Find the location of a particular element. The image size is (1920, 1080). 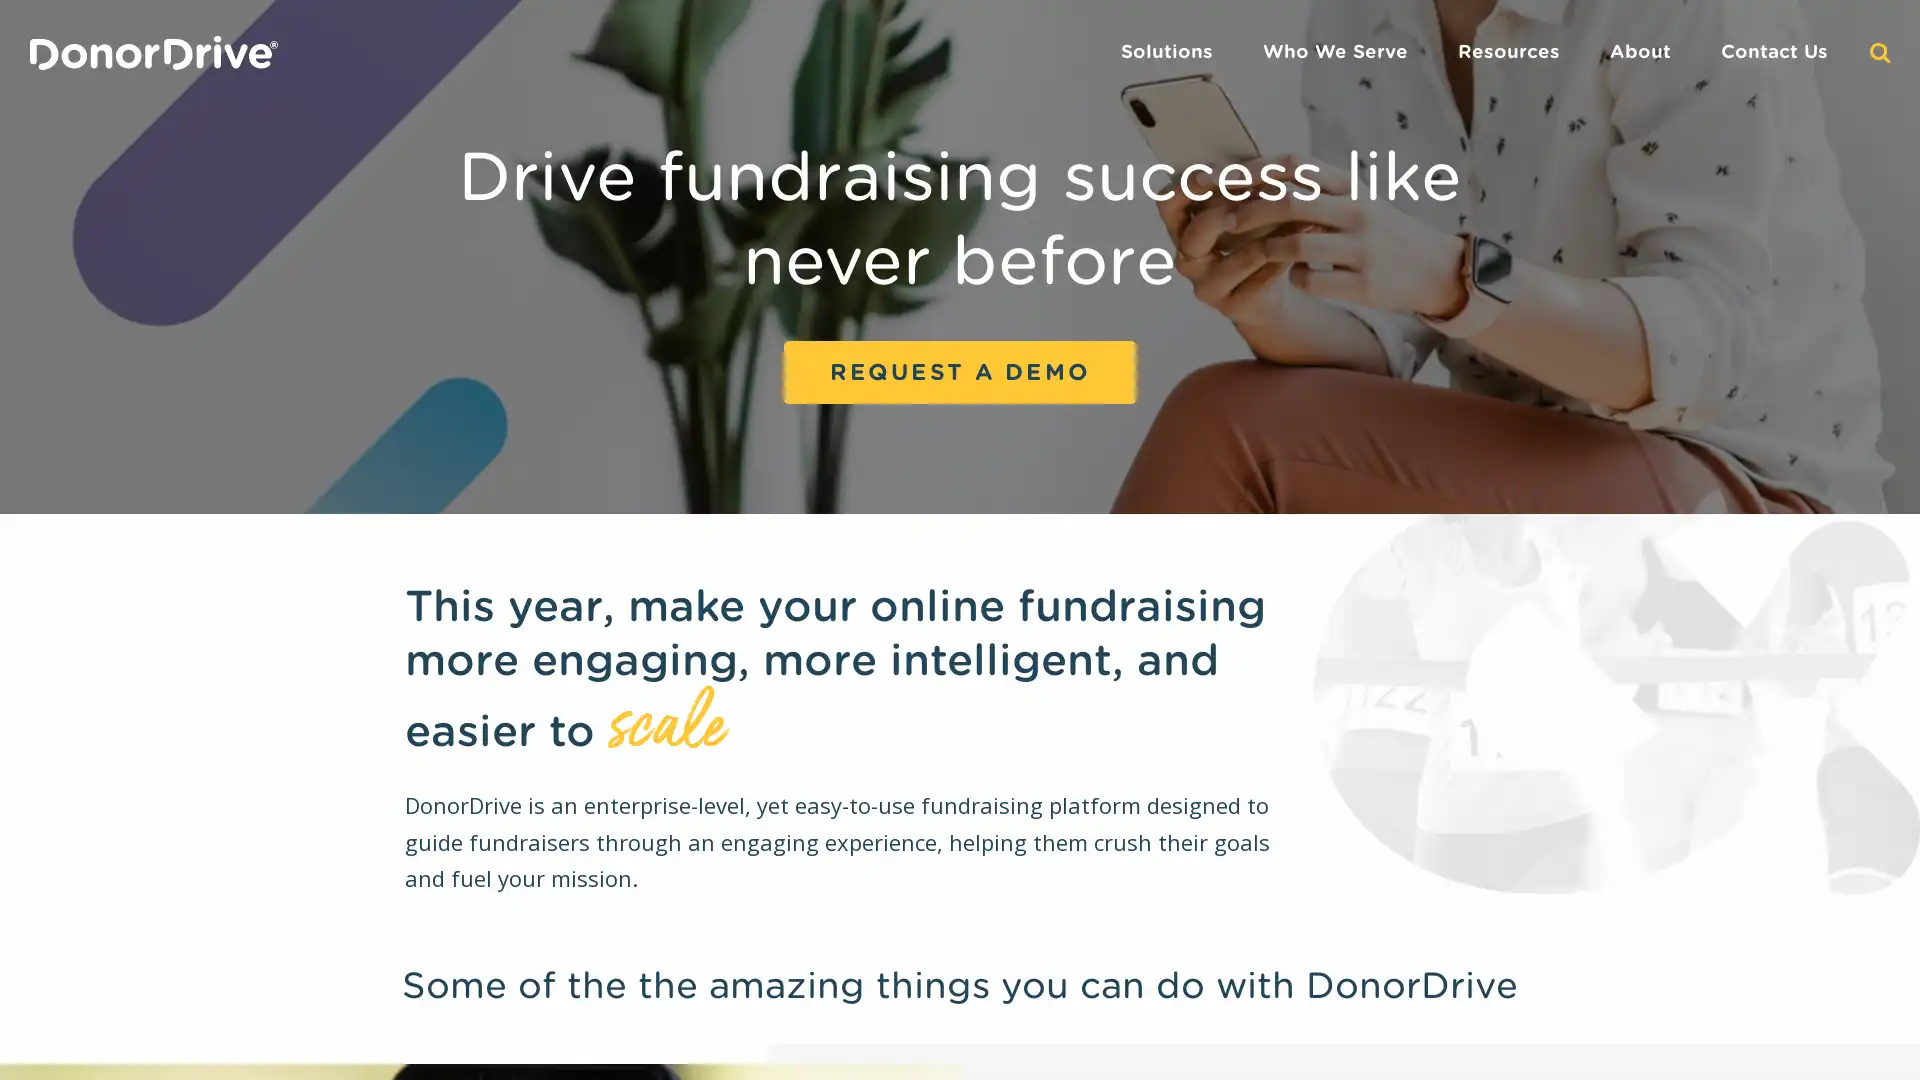

Solutions is located at coordinates (1166, 50).